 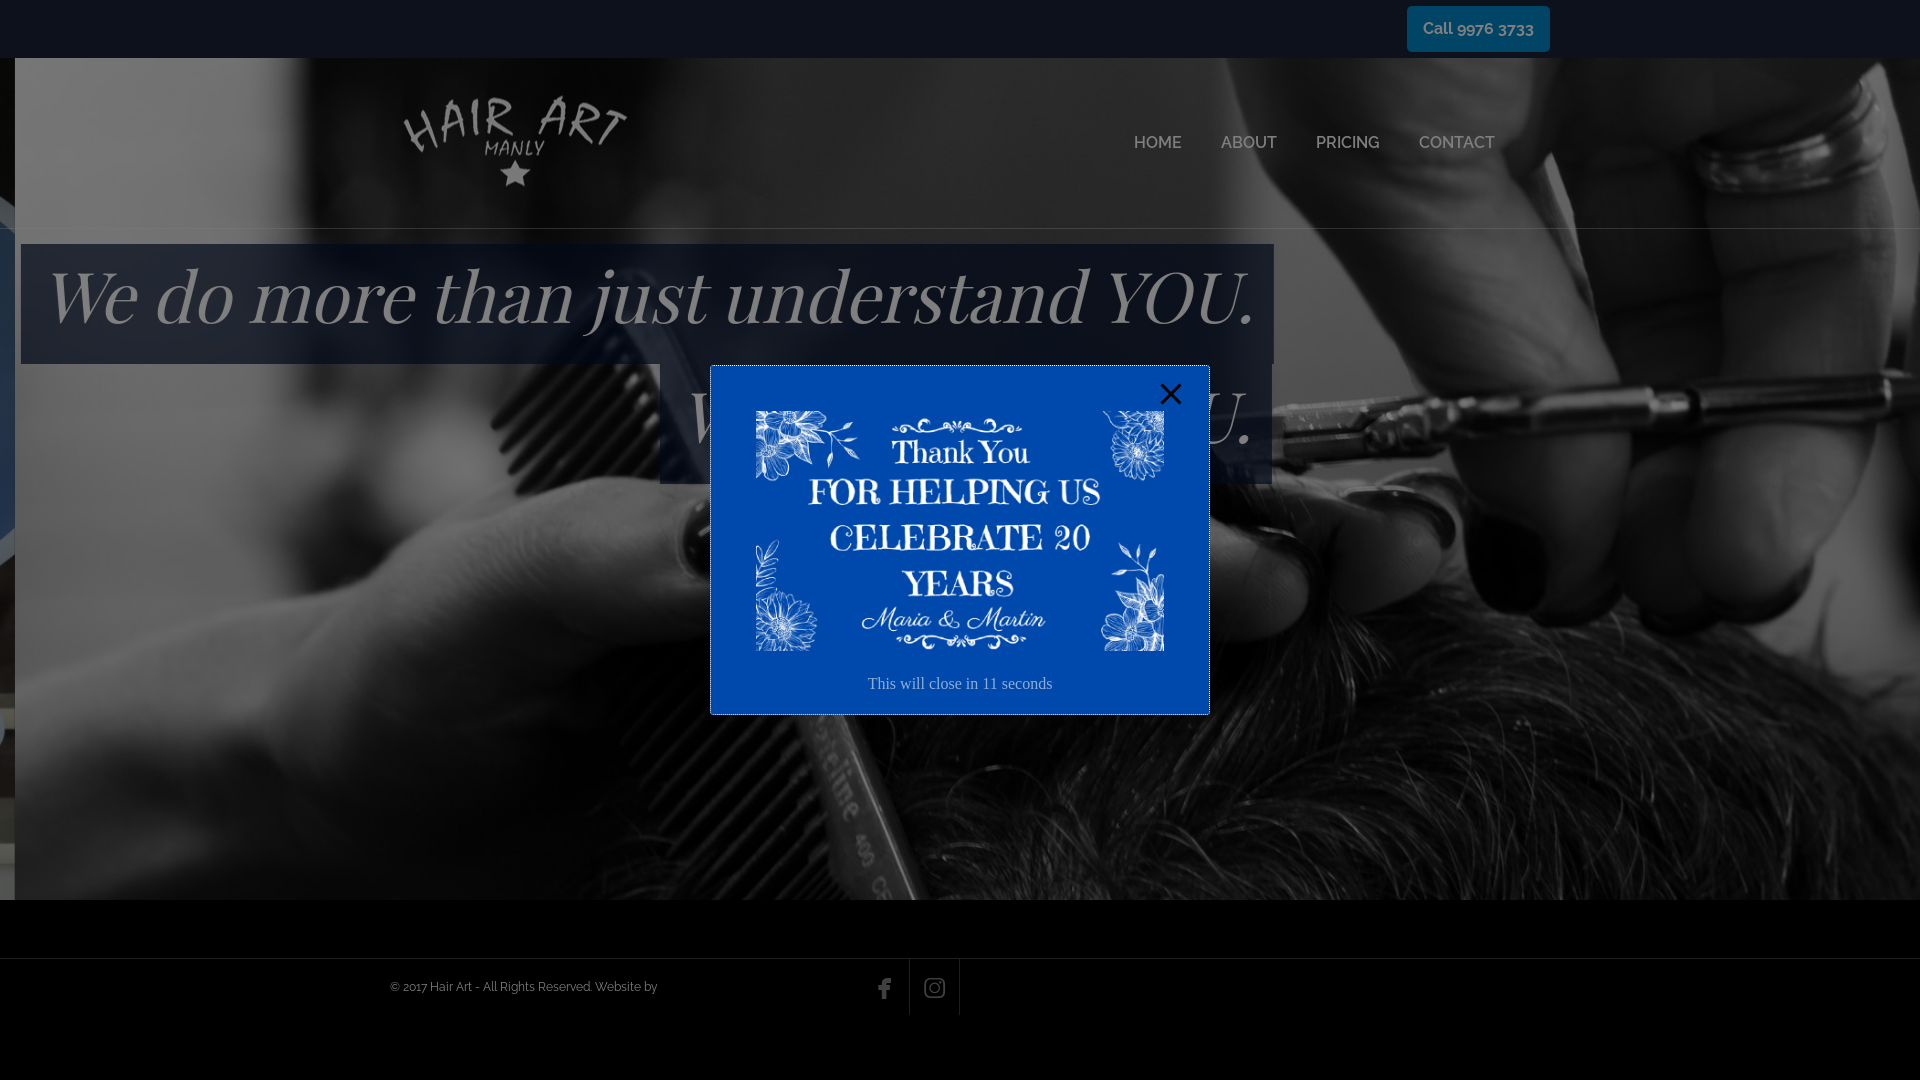 What do you see at coordinates (1478, 29) in the screenshot?
I see `'Call 9976 3733'` at bounding box center [1478, 29].